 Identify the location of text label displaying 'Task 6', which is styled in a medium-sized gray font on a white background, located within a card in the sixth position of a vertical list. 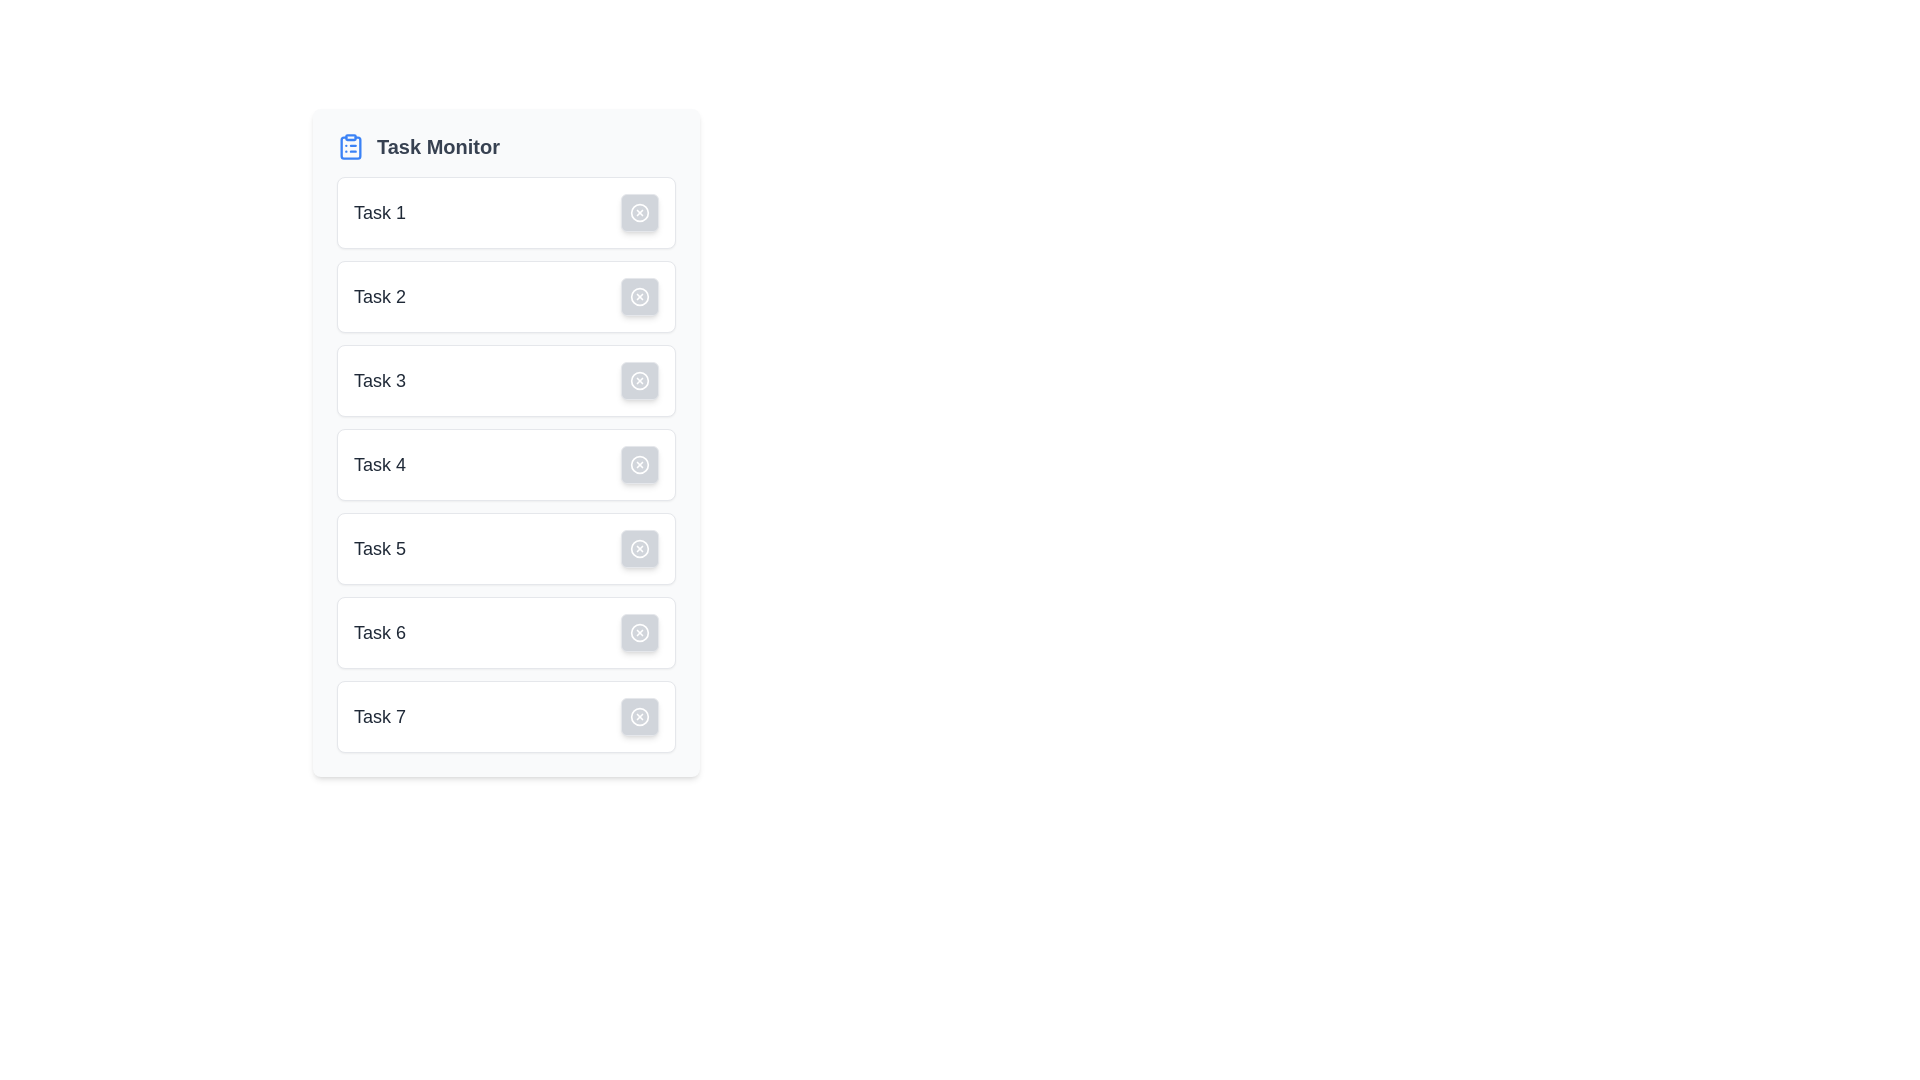
(379, 632).